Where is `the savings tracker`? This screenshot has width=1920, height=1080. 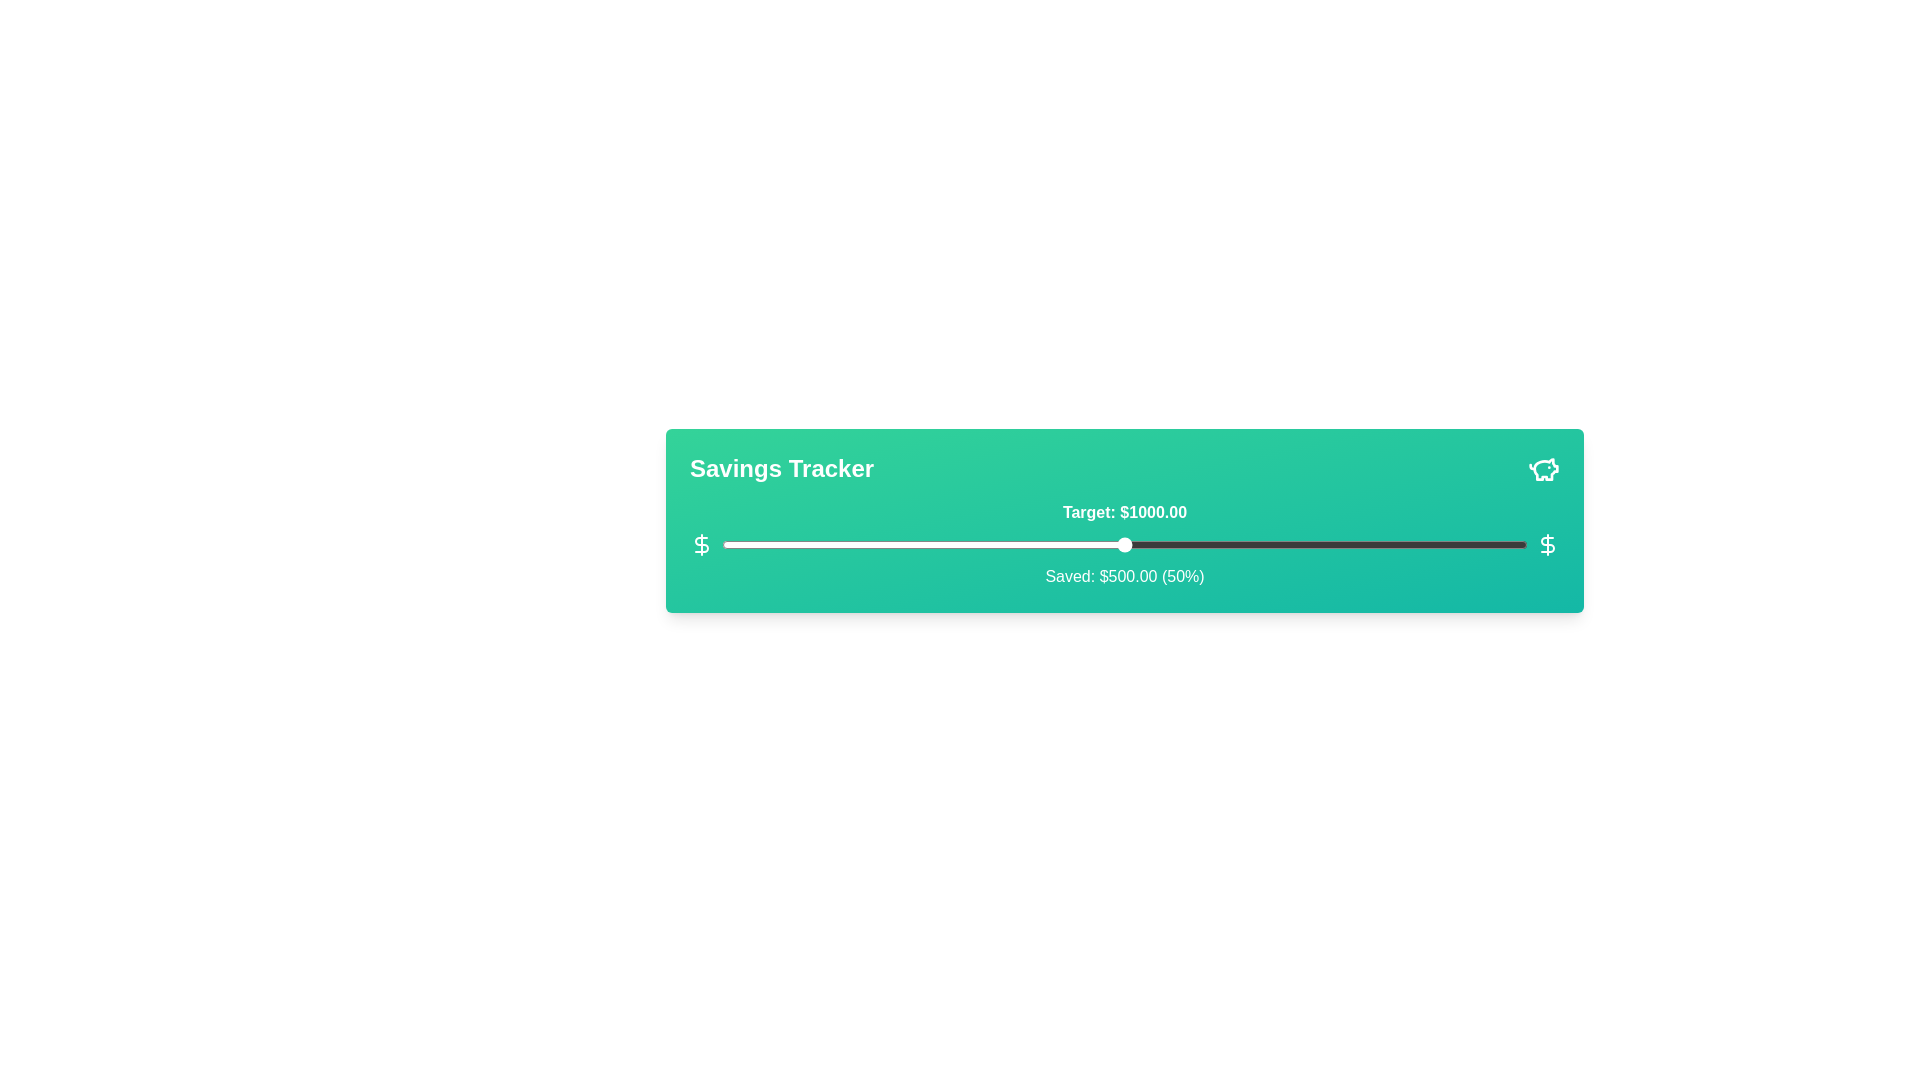 the savings tracker is located at coordinates (810, 544).